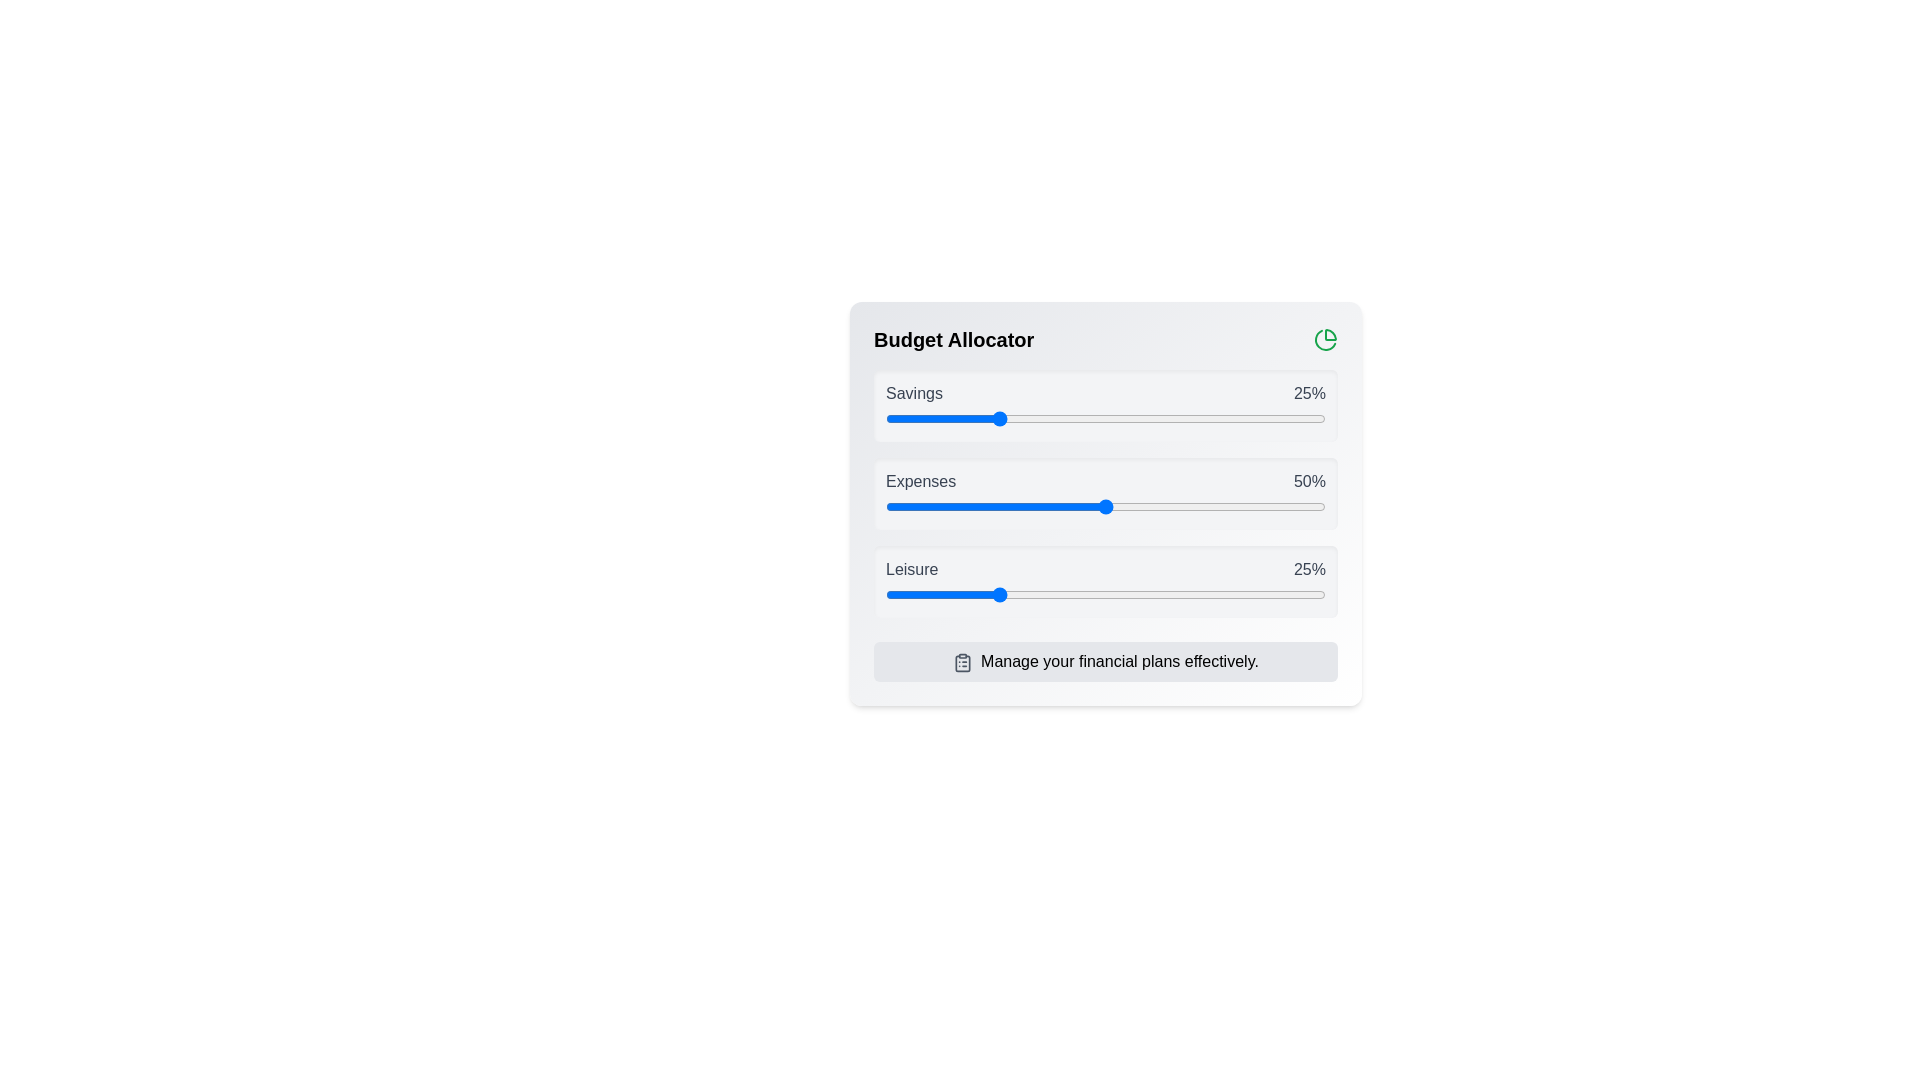 Image resolution: width=1920 pixels, height=1080 pixels. I want to click on the PieChart icon to interact with it, so click(1325, 338).